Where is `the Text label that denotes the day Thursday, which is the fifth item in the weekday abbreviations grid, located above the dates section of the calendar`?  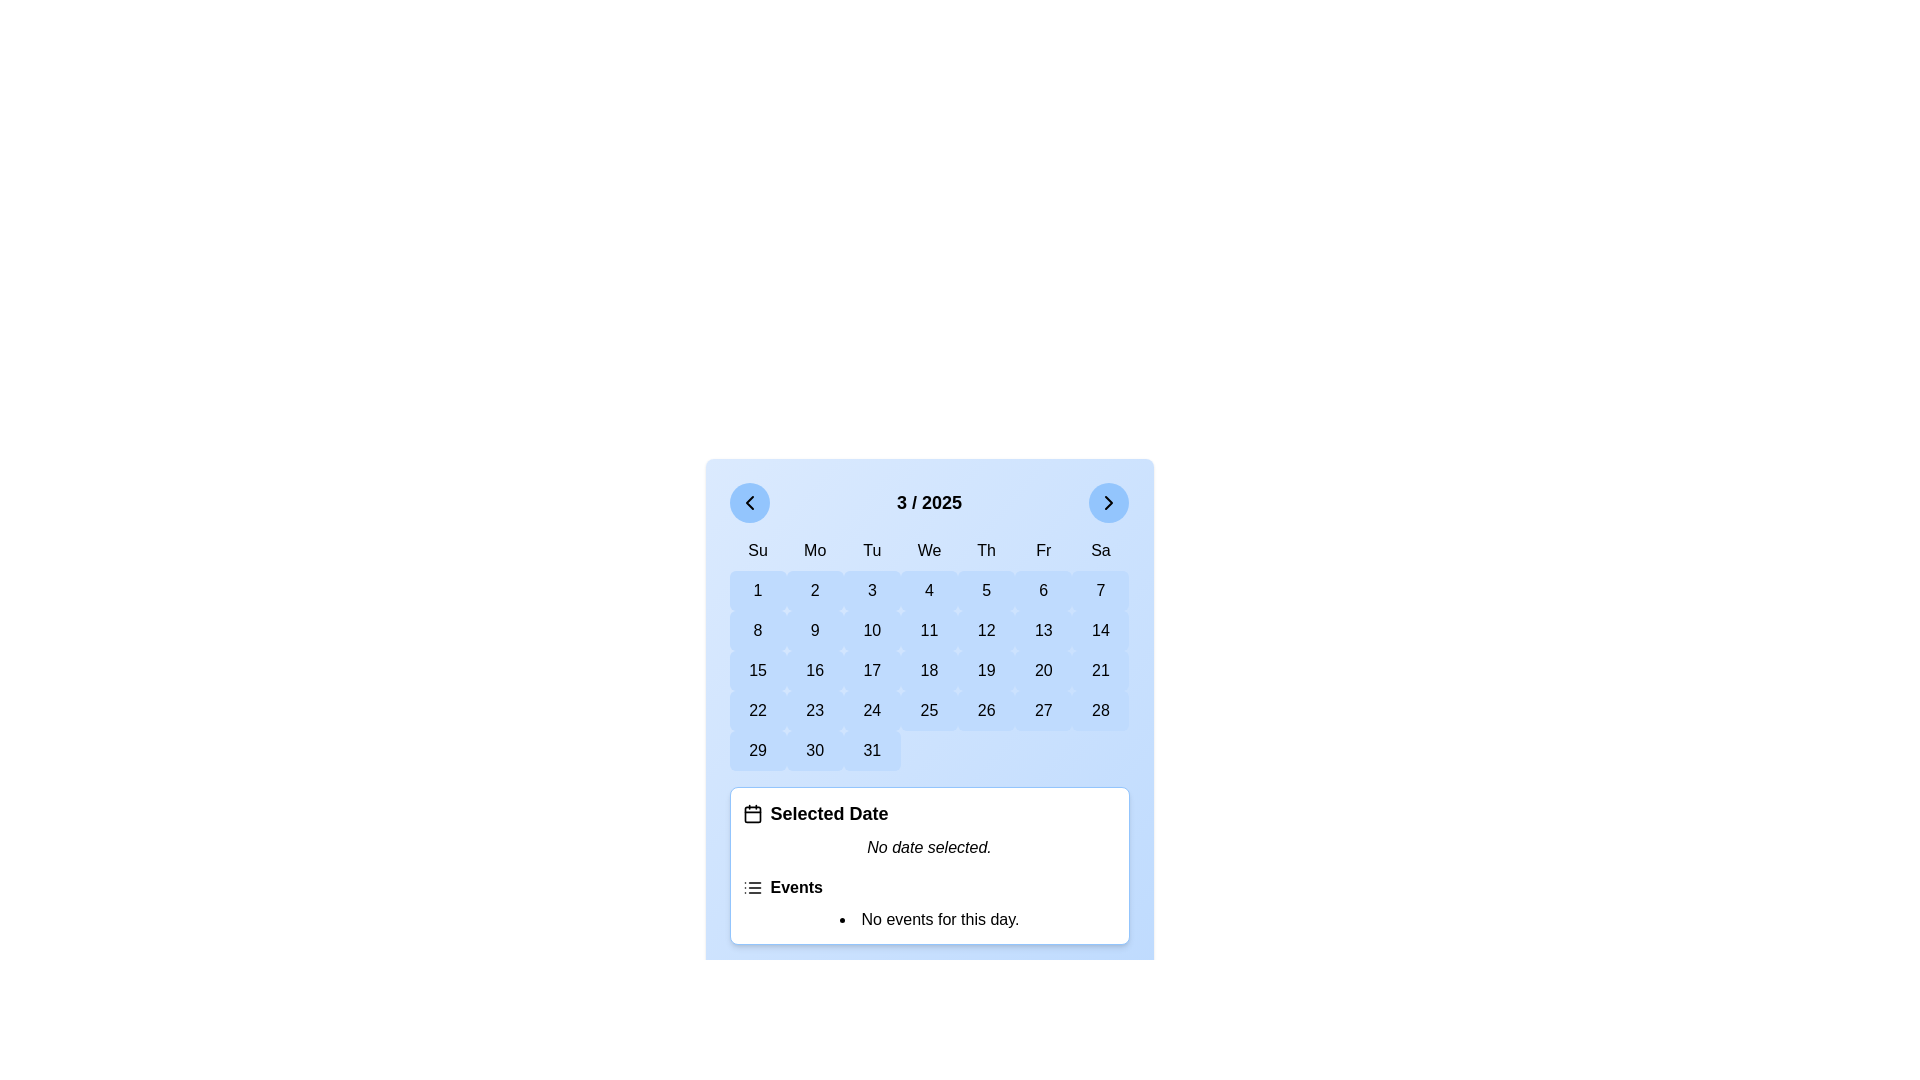 the Text label that denotes the day Thursday, which is the fifth item in the weekday abbreviations grid, located above the dates section of the calendar is located at coordinates (986, 551).